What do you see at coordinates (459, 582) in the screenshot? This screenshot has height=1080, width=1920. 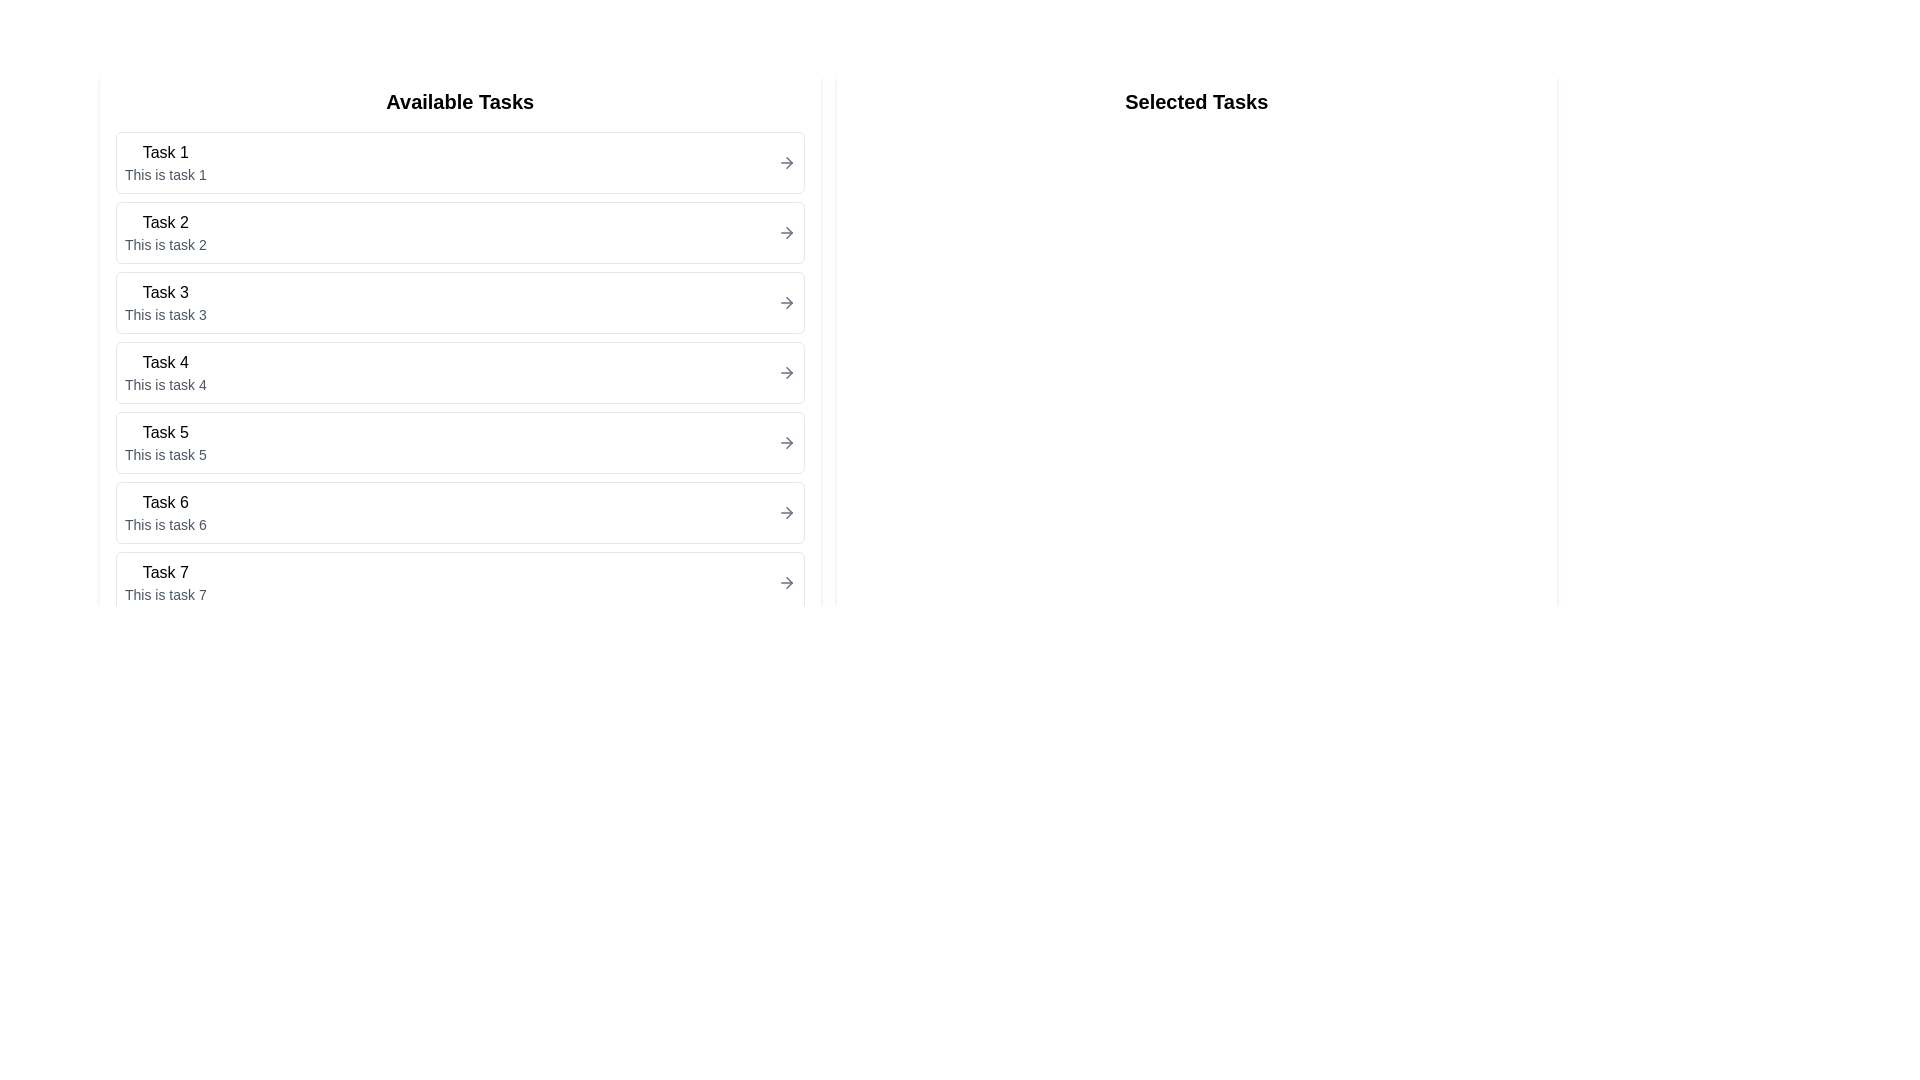 I see `the selectable task item for Task 7 in the Available Tasks list` at bounding box center [459, 582].